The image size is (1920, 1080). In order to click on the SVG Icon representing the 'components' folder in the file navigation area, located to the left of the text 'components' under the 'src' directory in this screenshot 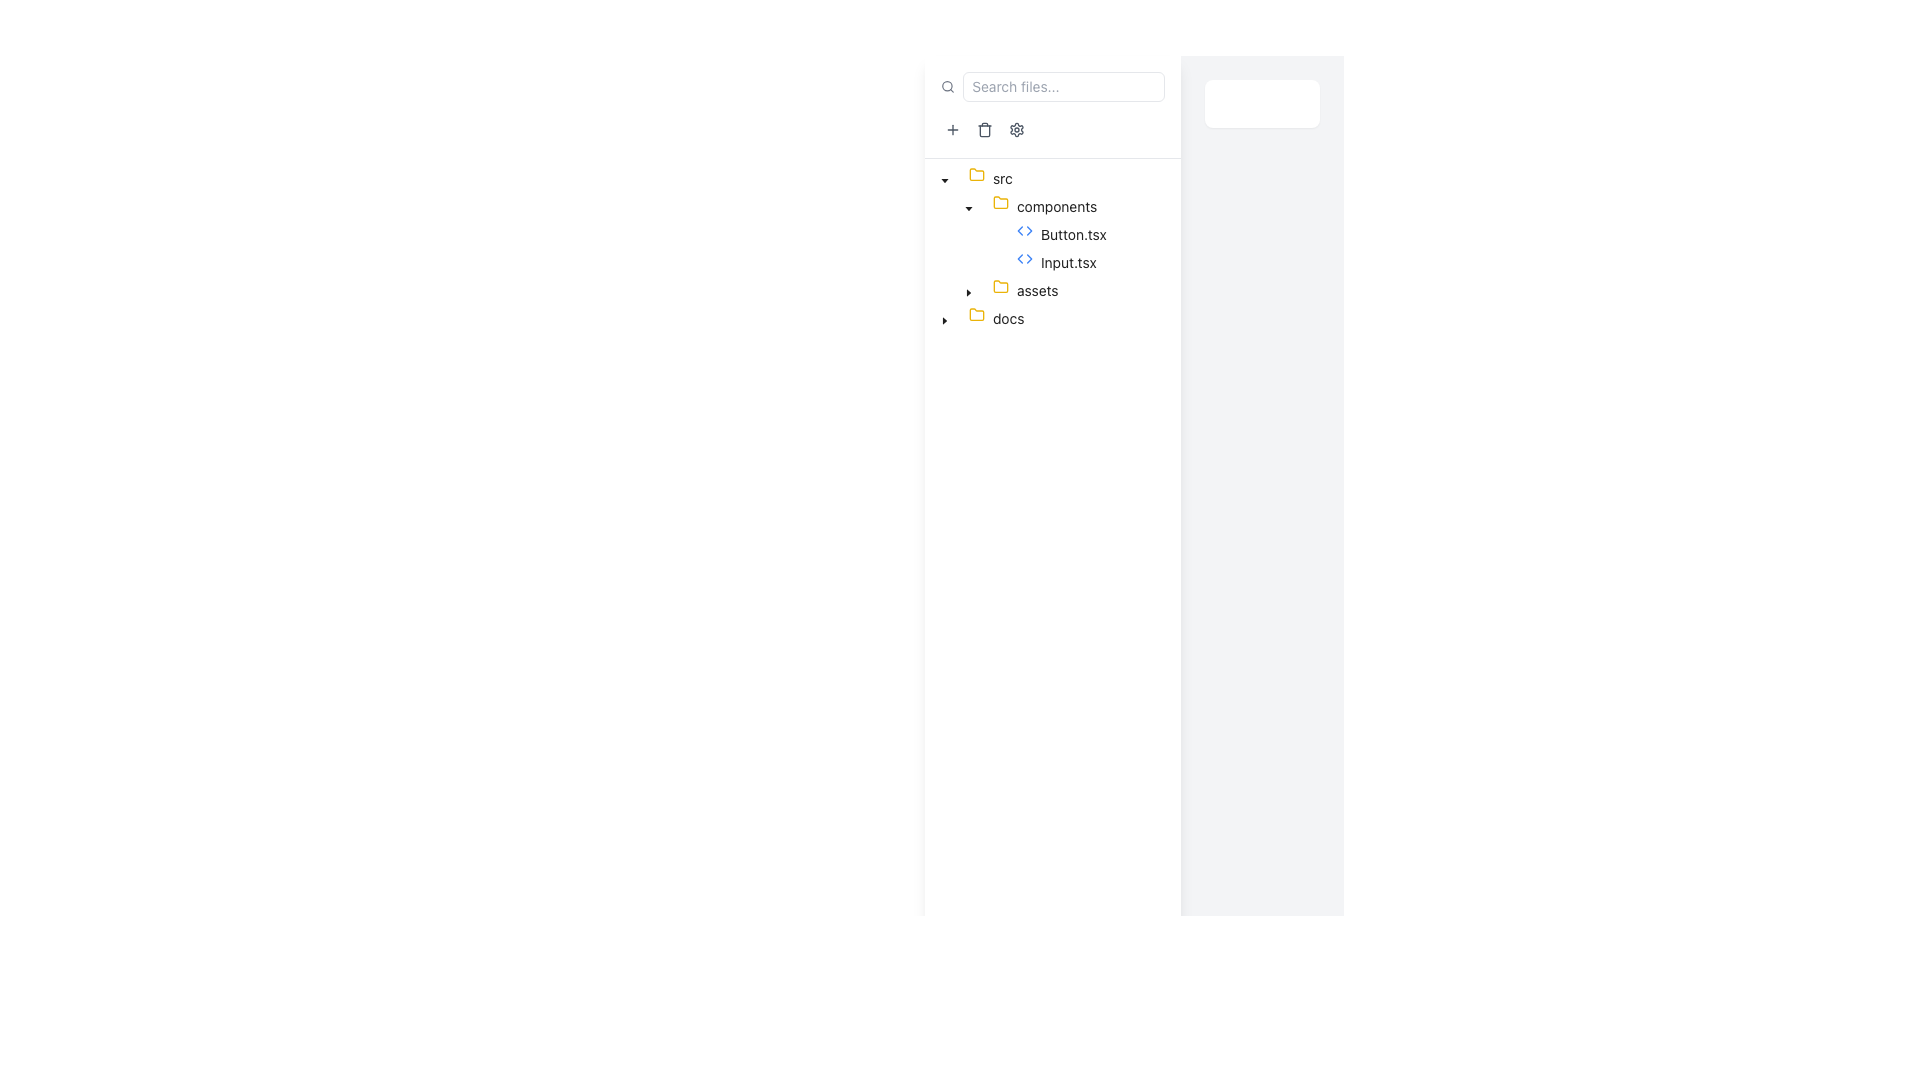, I will do `click(1001, 201)`.